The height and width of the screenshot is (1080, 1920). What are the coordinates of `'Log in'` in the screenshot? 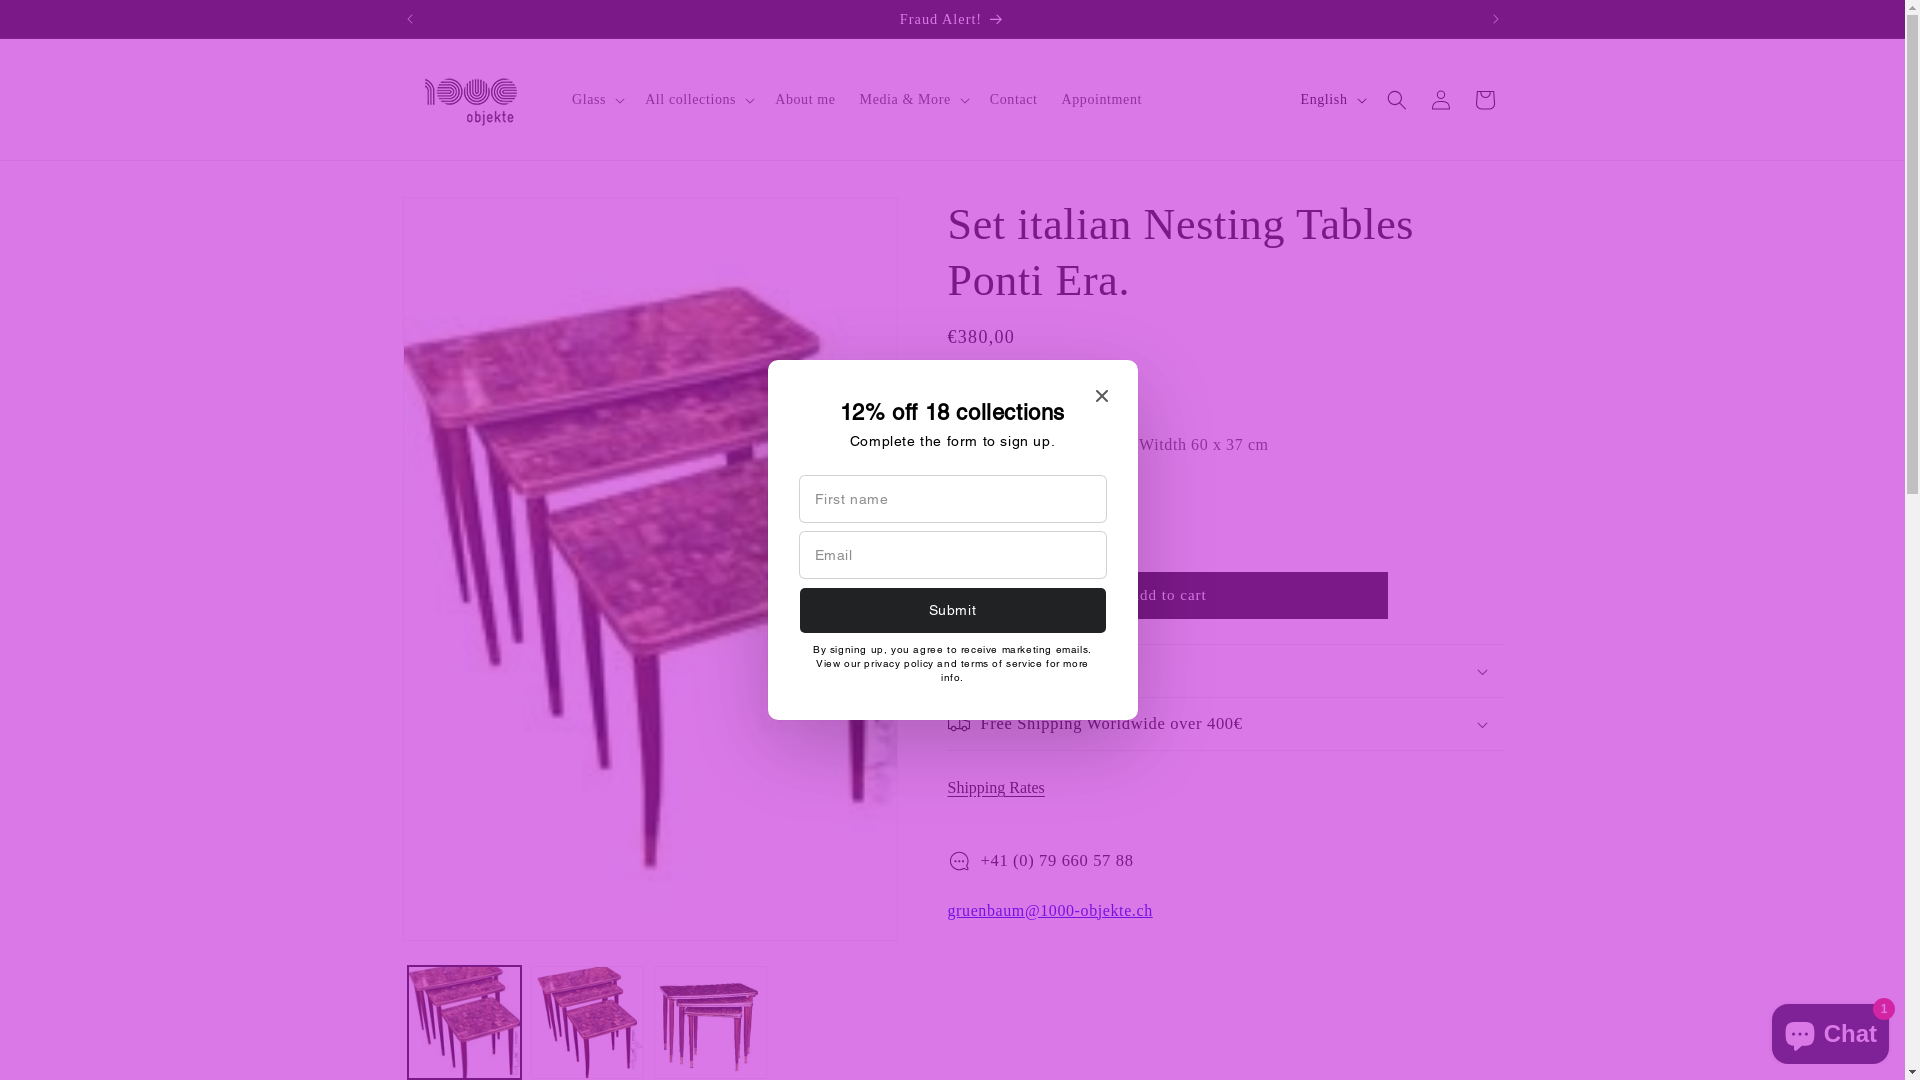 It's located at (1416, 100).